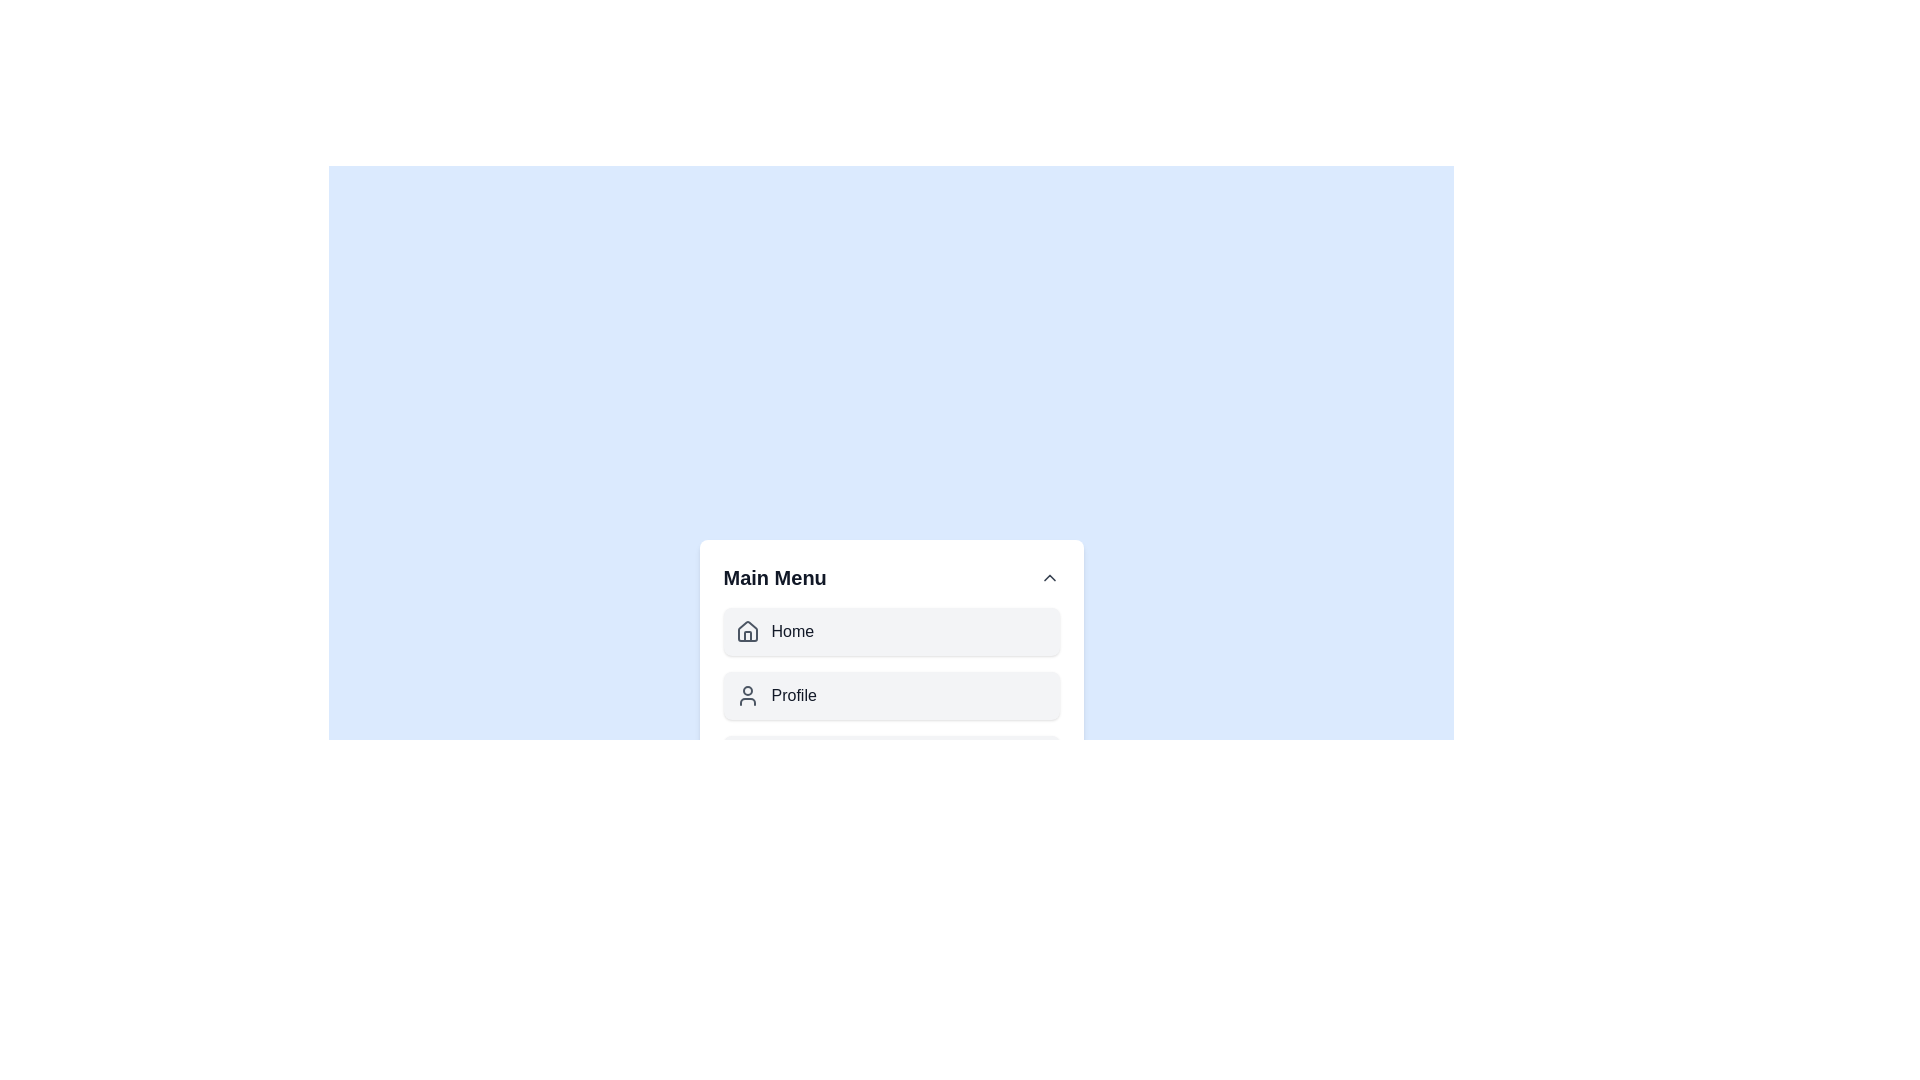 The height and width of the screenshot is (1080, 1920). Describe the element at coordinates (890, 632) in the screenshot. I see `the menu item Home` at that location.